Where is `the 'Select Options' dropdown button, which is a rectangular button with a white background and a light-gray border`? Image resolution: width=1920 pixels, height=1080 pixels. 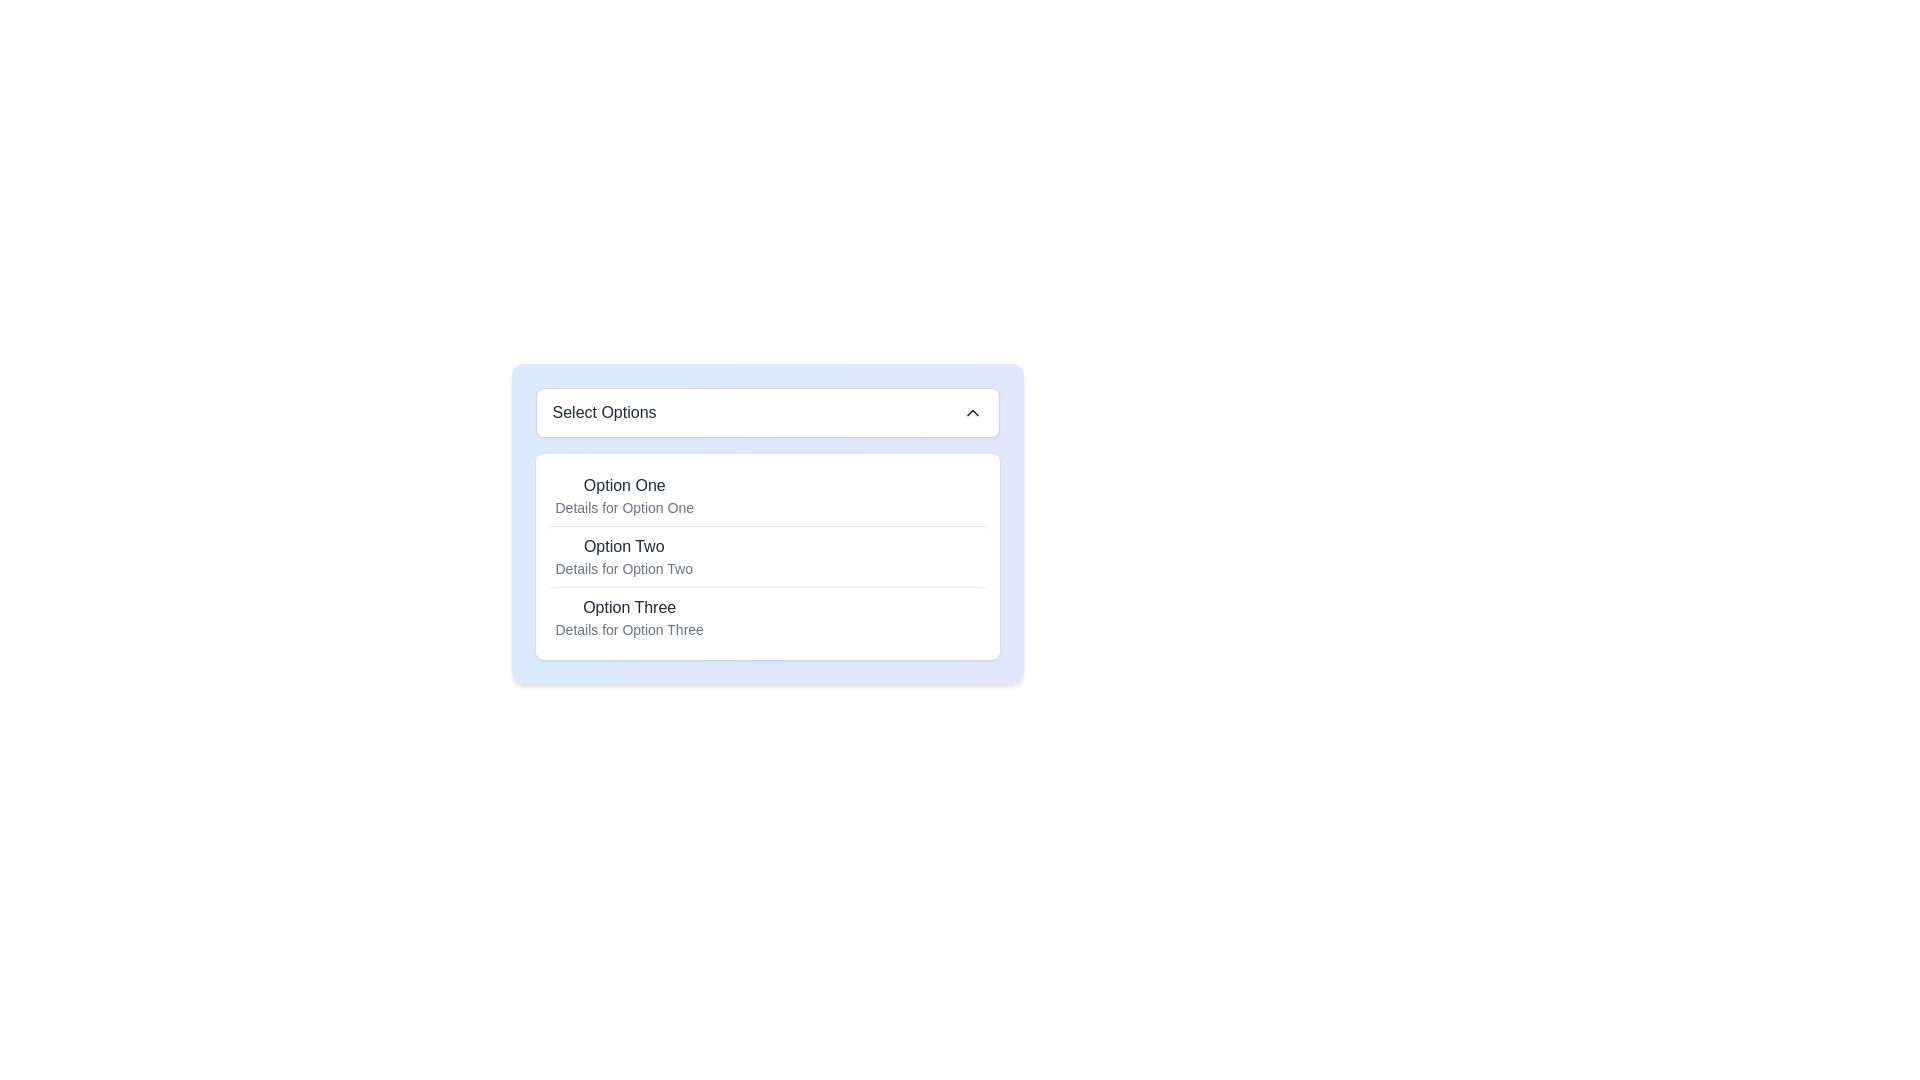
the 'Select Options' dropdown button, which is a rectangular button with a white background and a light-gray border is located at coordinates (766, 411).